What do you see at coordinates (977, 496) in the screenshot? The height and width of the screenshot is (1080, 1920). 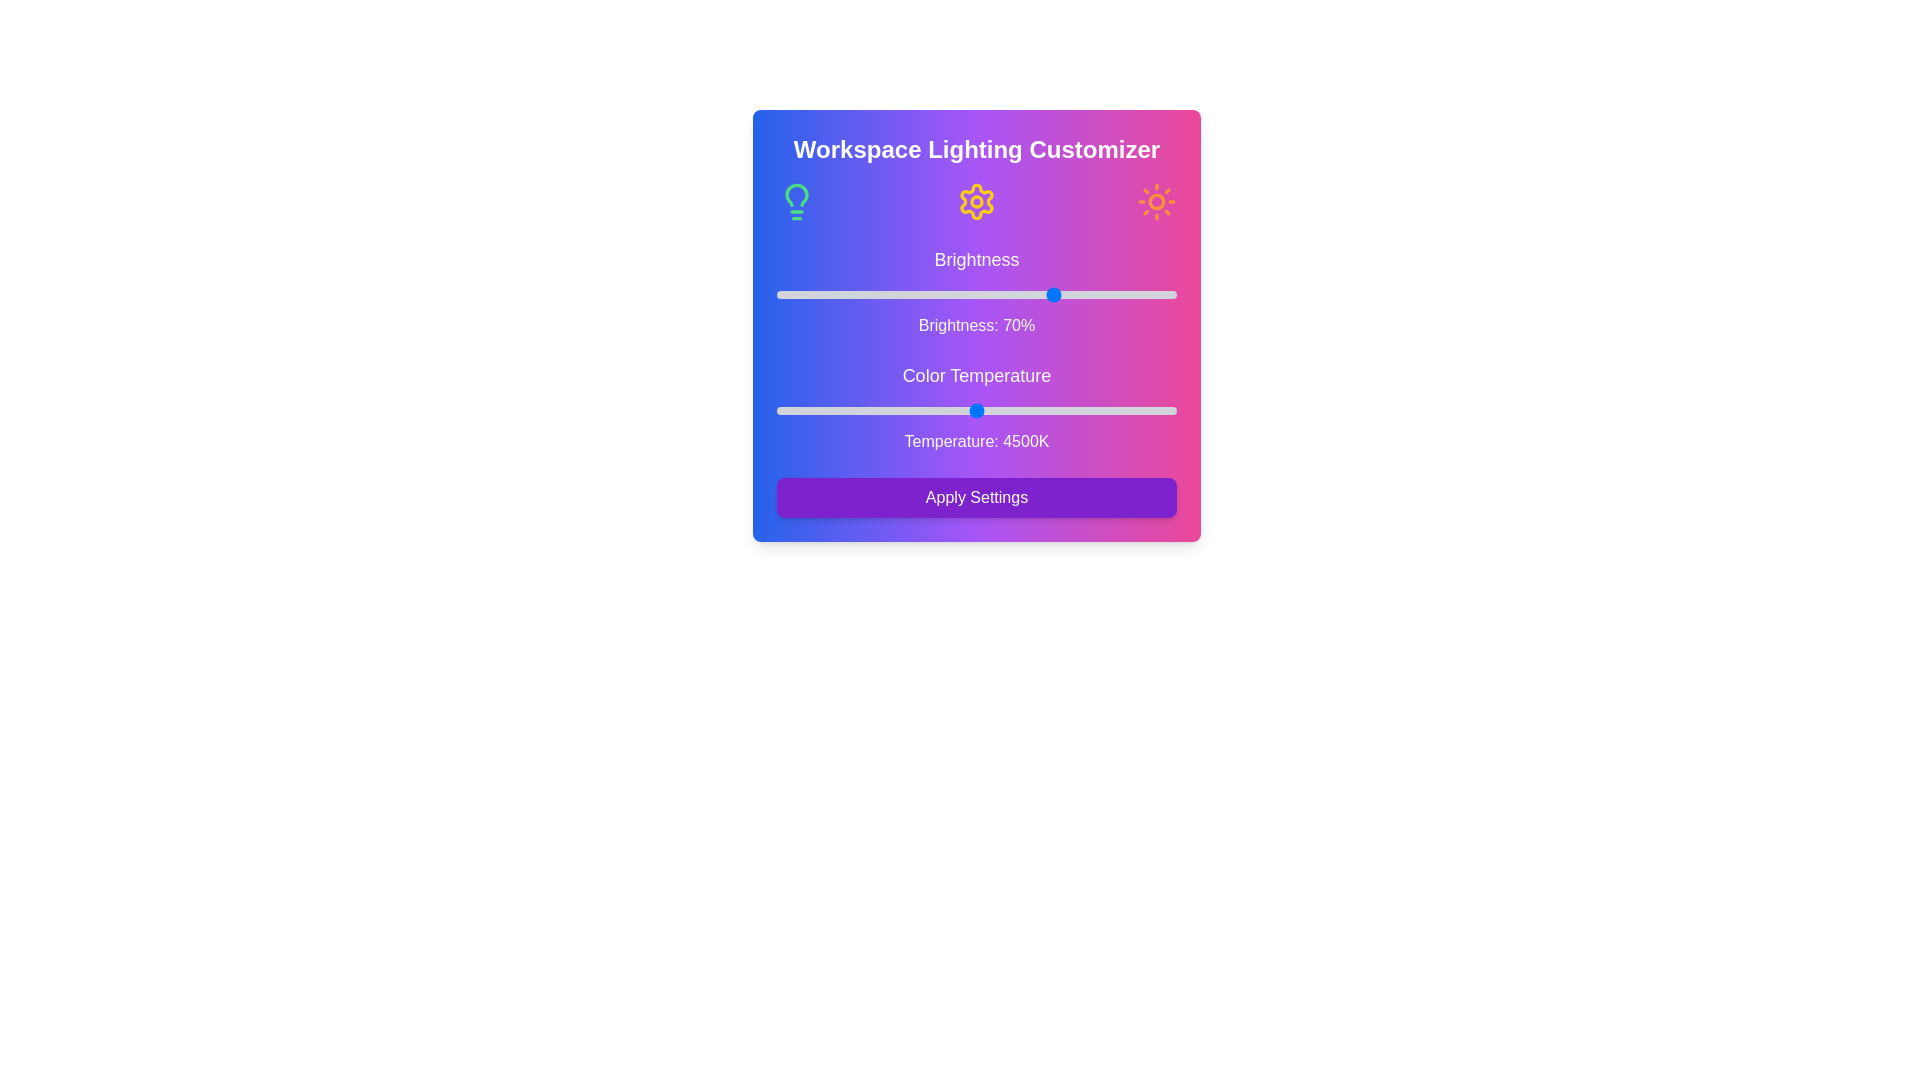 I see `the 'Apply Settings' button to apply the current settings` at bounding box center [977, 496].